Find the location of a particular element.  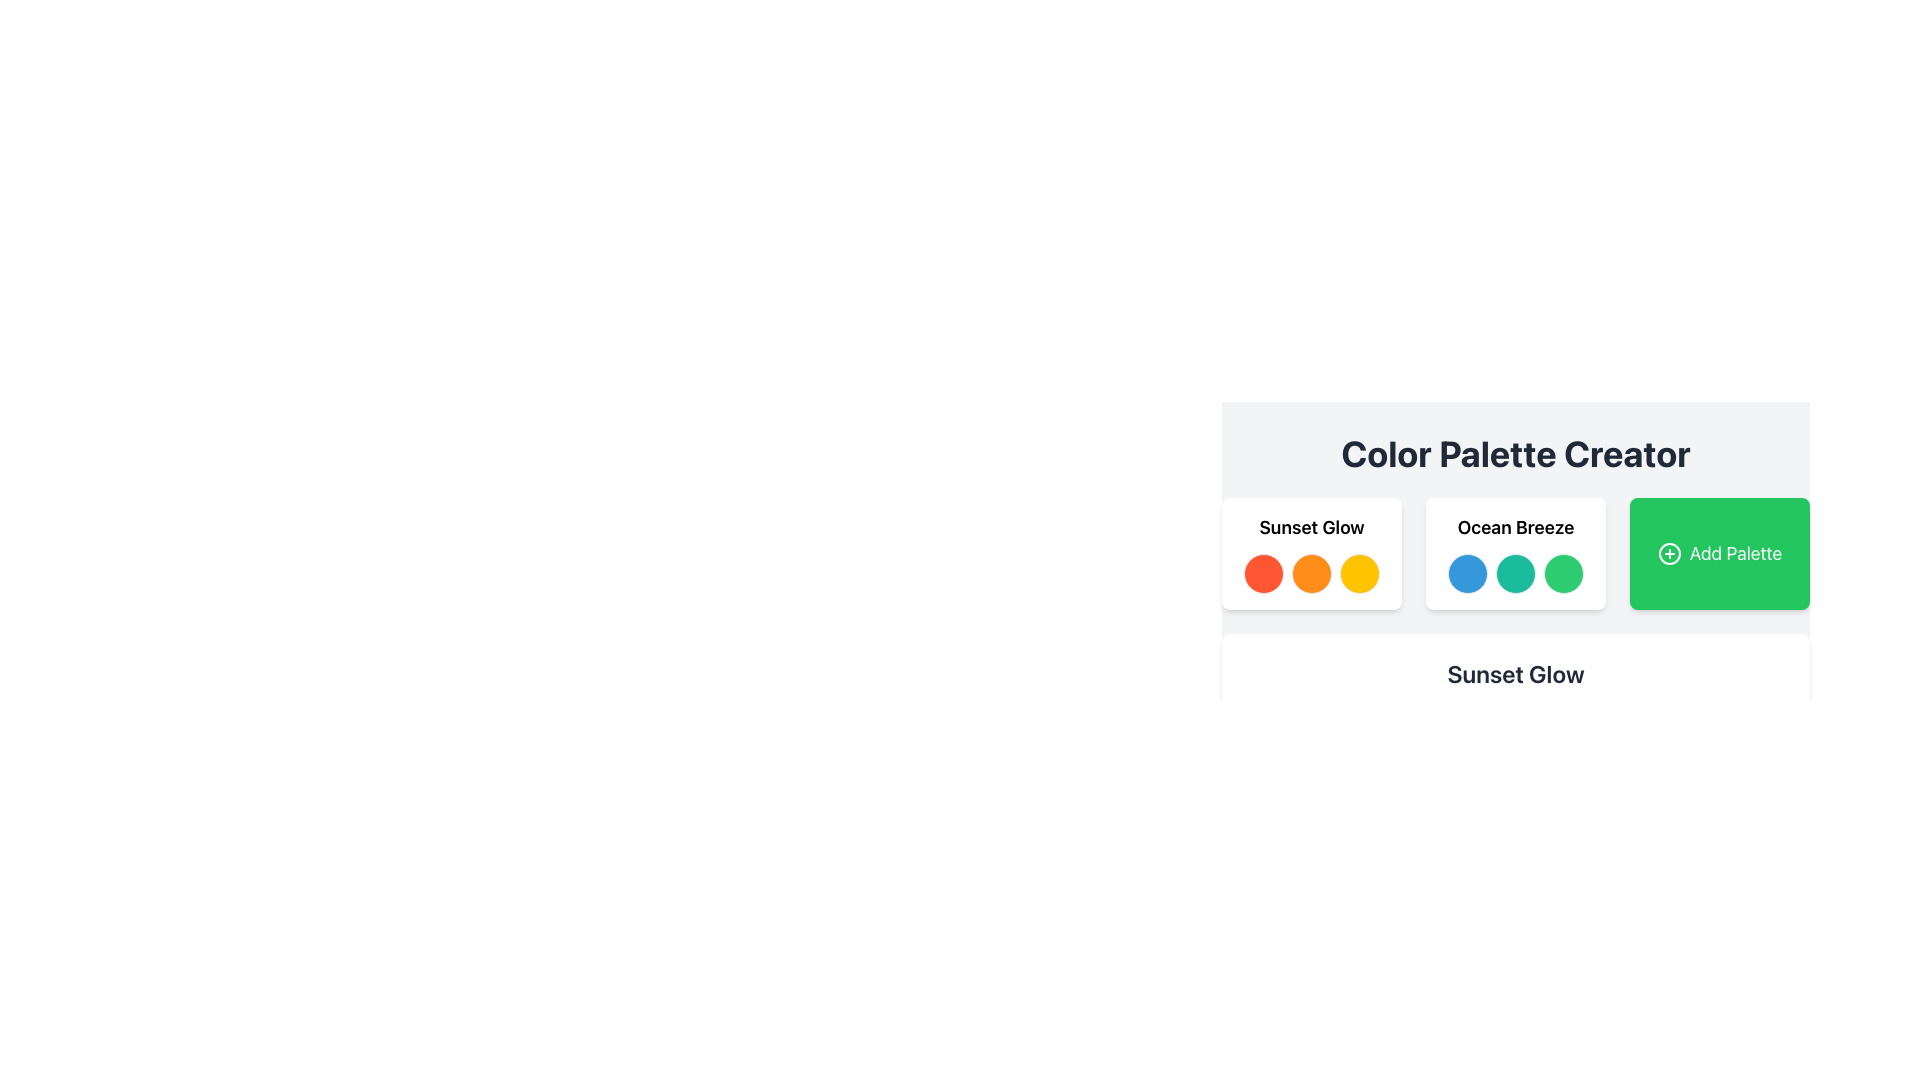

the graphical representation of the circular graphic component within the 'Add Palette' button, which is located at the far right of the 'Color Palette Creator' section is located at coordinates (1669, 554).